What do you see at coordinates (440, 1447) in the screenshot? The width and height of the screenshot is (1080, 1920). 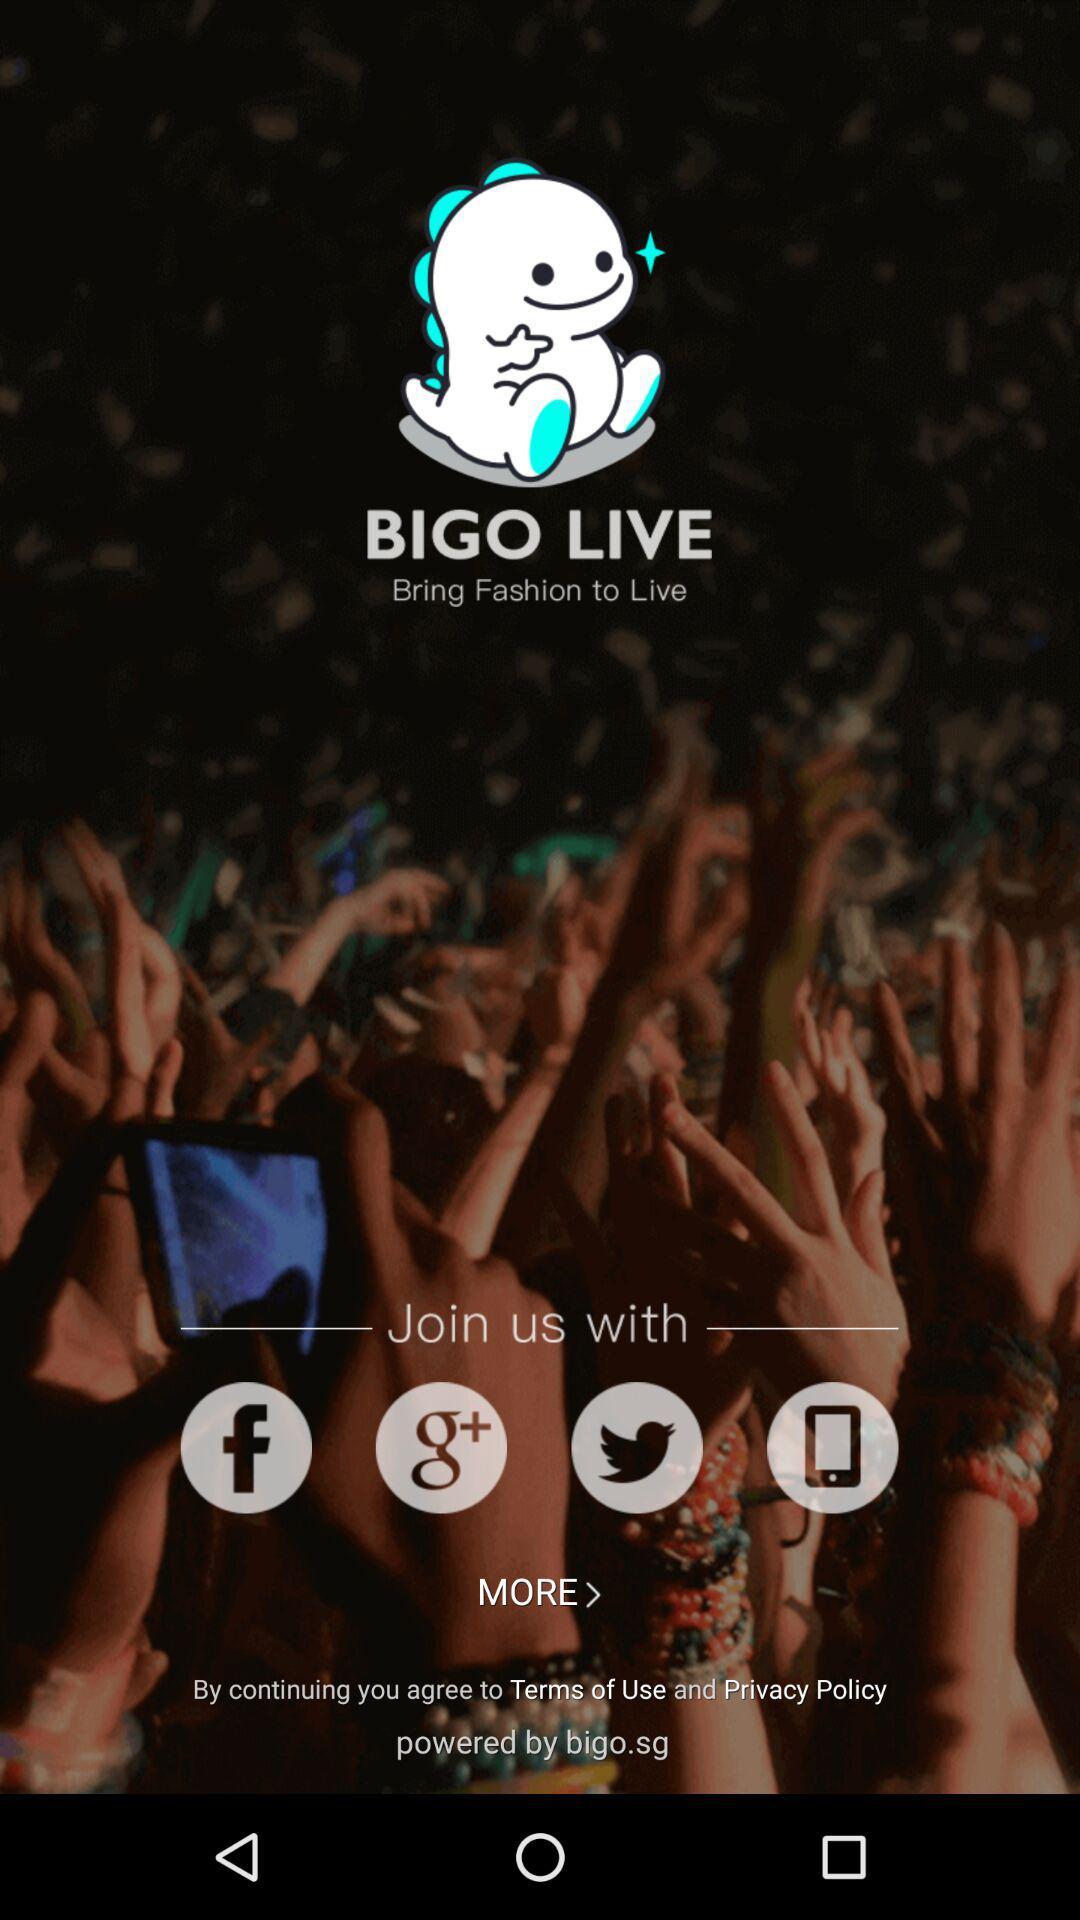 I see `login with google+` at bounding box center [440, 1447].